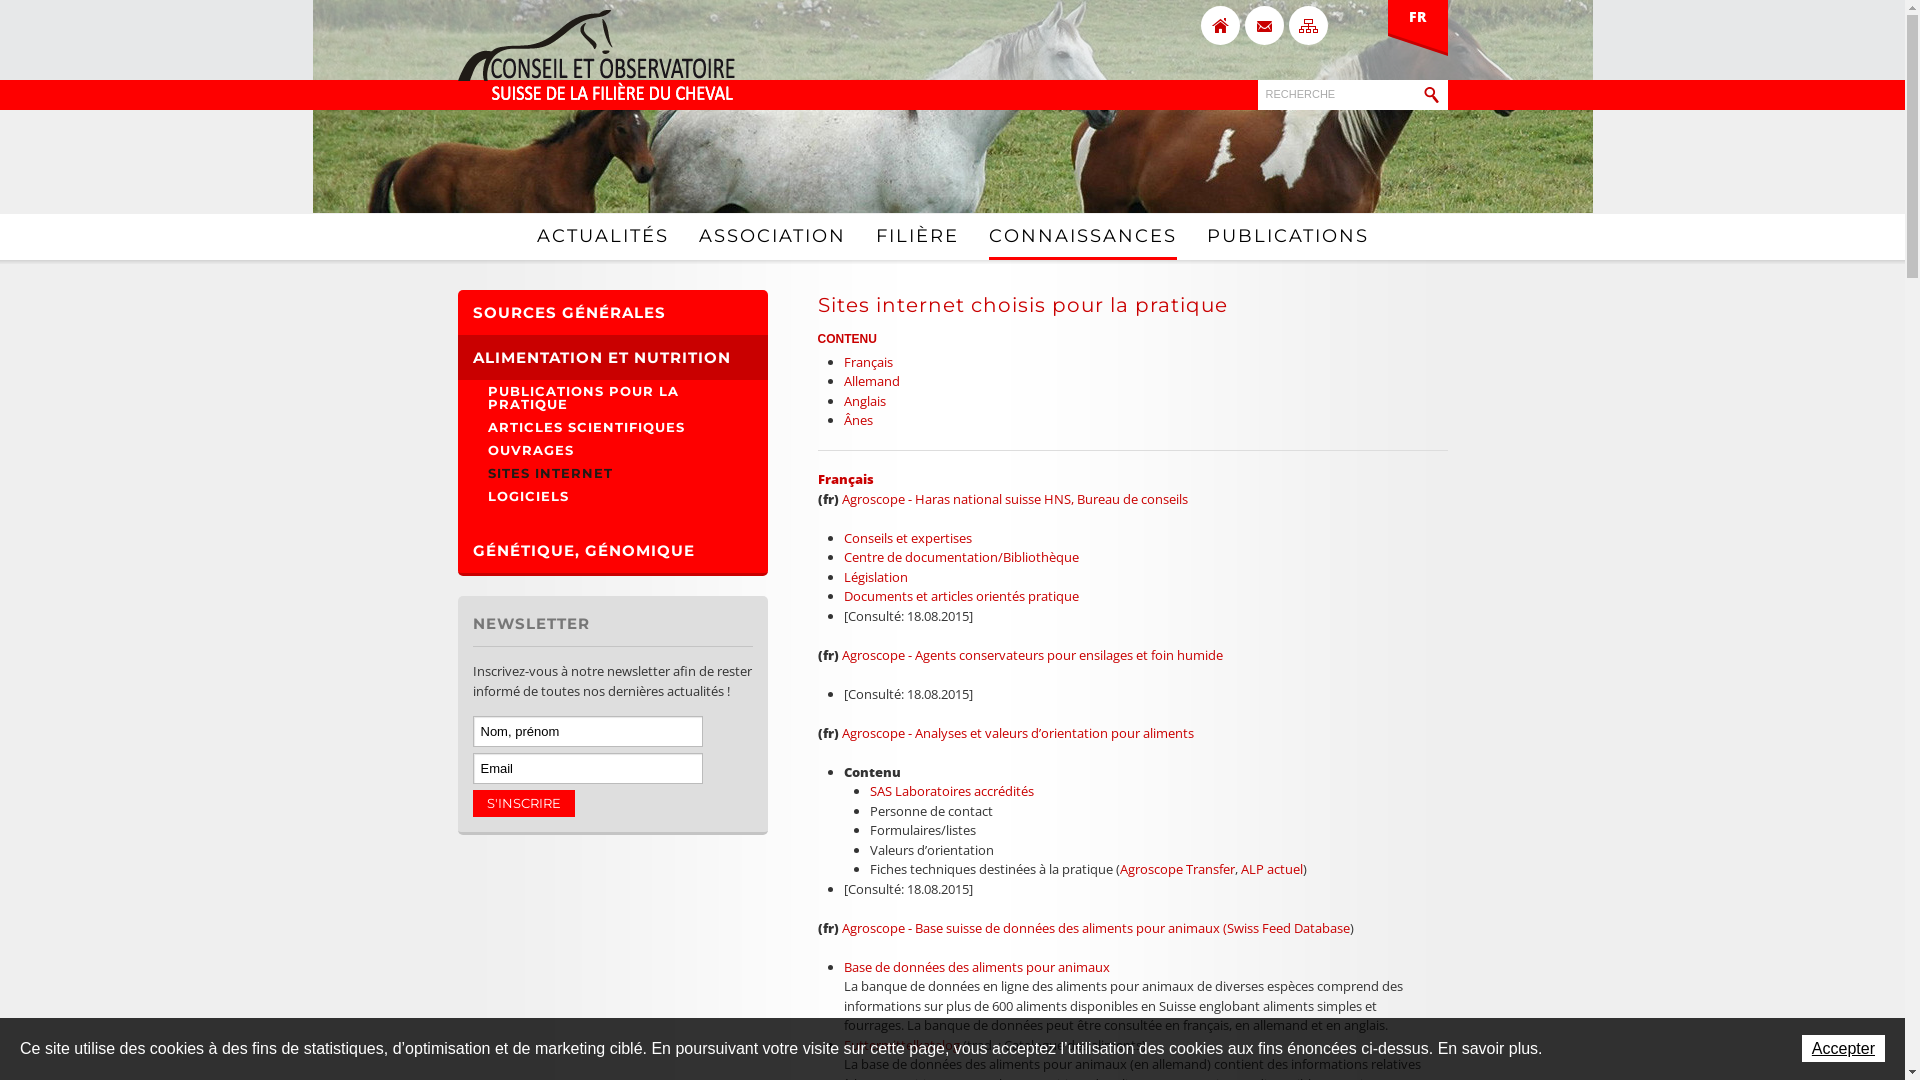 Image resolution: width=1920 pixels, height=1080 pixels. What do you see at coordinates (1842, 1047) in the screenshot?
I see `'Accepter'` at bounding box center [1842, 1047].